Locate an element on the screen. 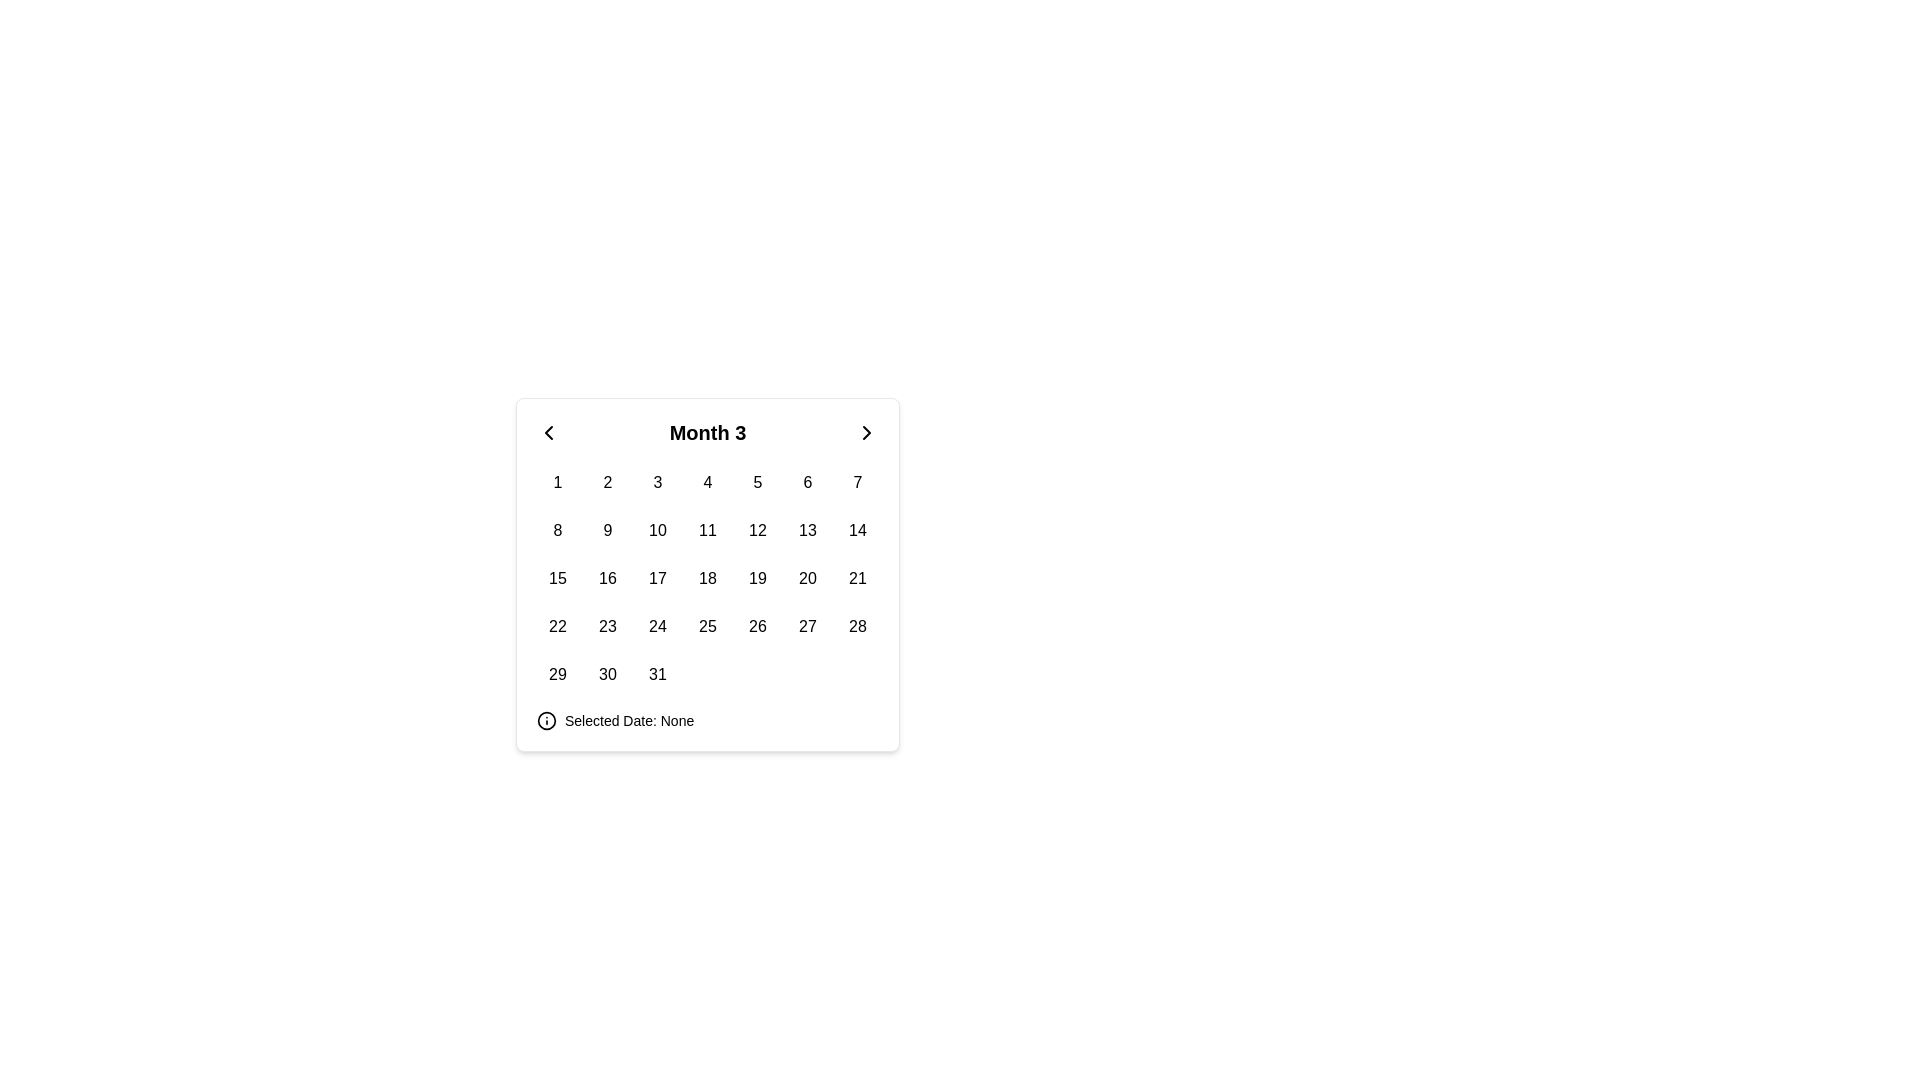 The height and width of the screenshot is (1080, 1920). the text representing the date '20' in the calendar interface is located at coordinates (807, 578).